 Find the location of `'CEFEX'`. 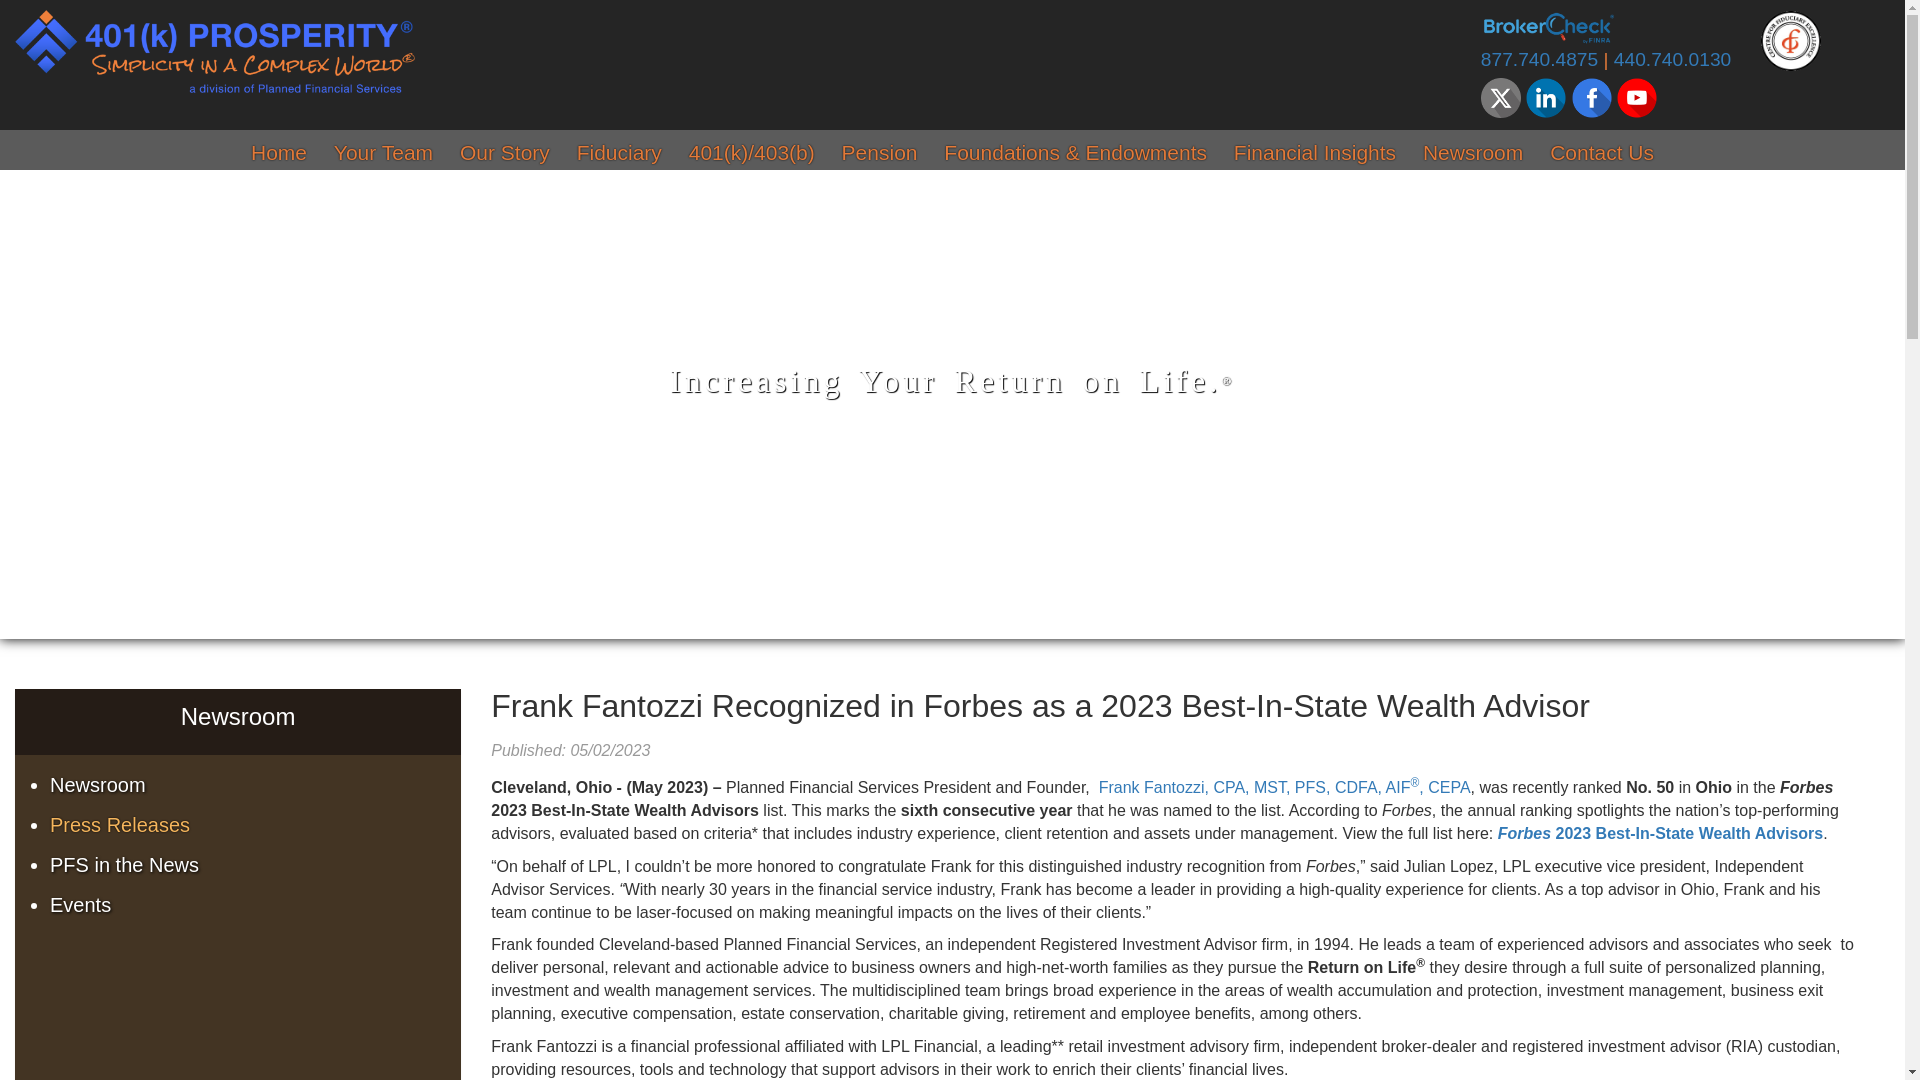

'CEFEX' is located at coordinates (1790, 39).